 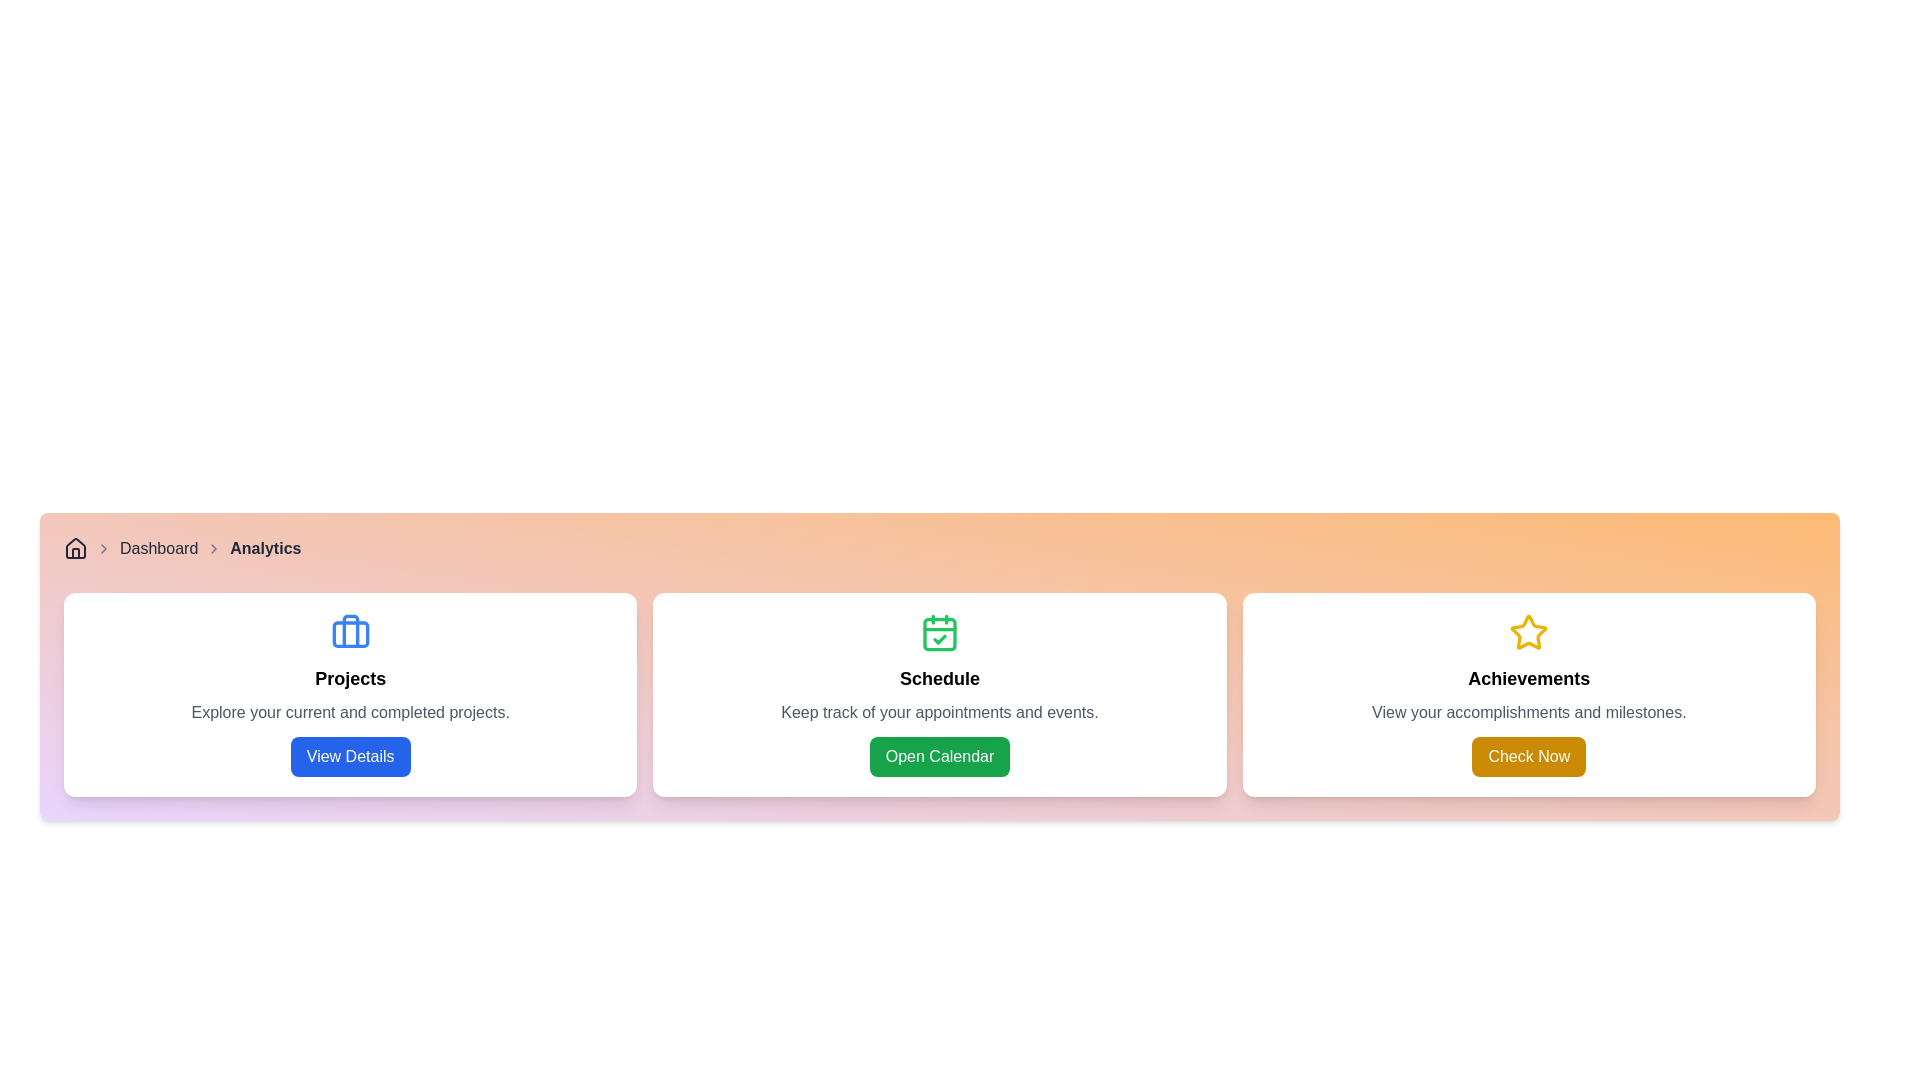 What do you see at coordinates (350, 634) in the screenshot?
I see `rectangular design element with a blue outline located within the briefcase icon above the 'Projects' header in the Analytics dashboard using developer tools` at bounding box center [350, 634].